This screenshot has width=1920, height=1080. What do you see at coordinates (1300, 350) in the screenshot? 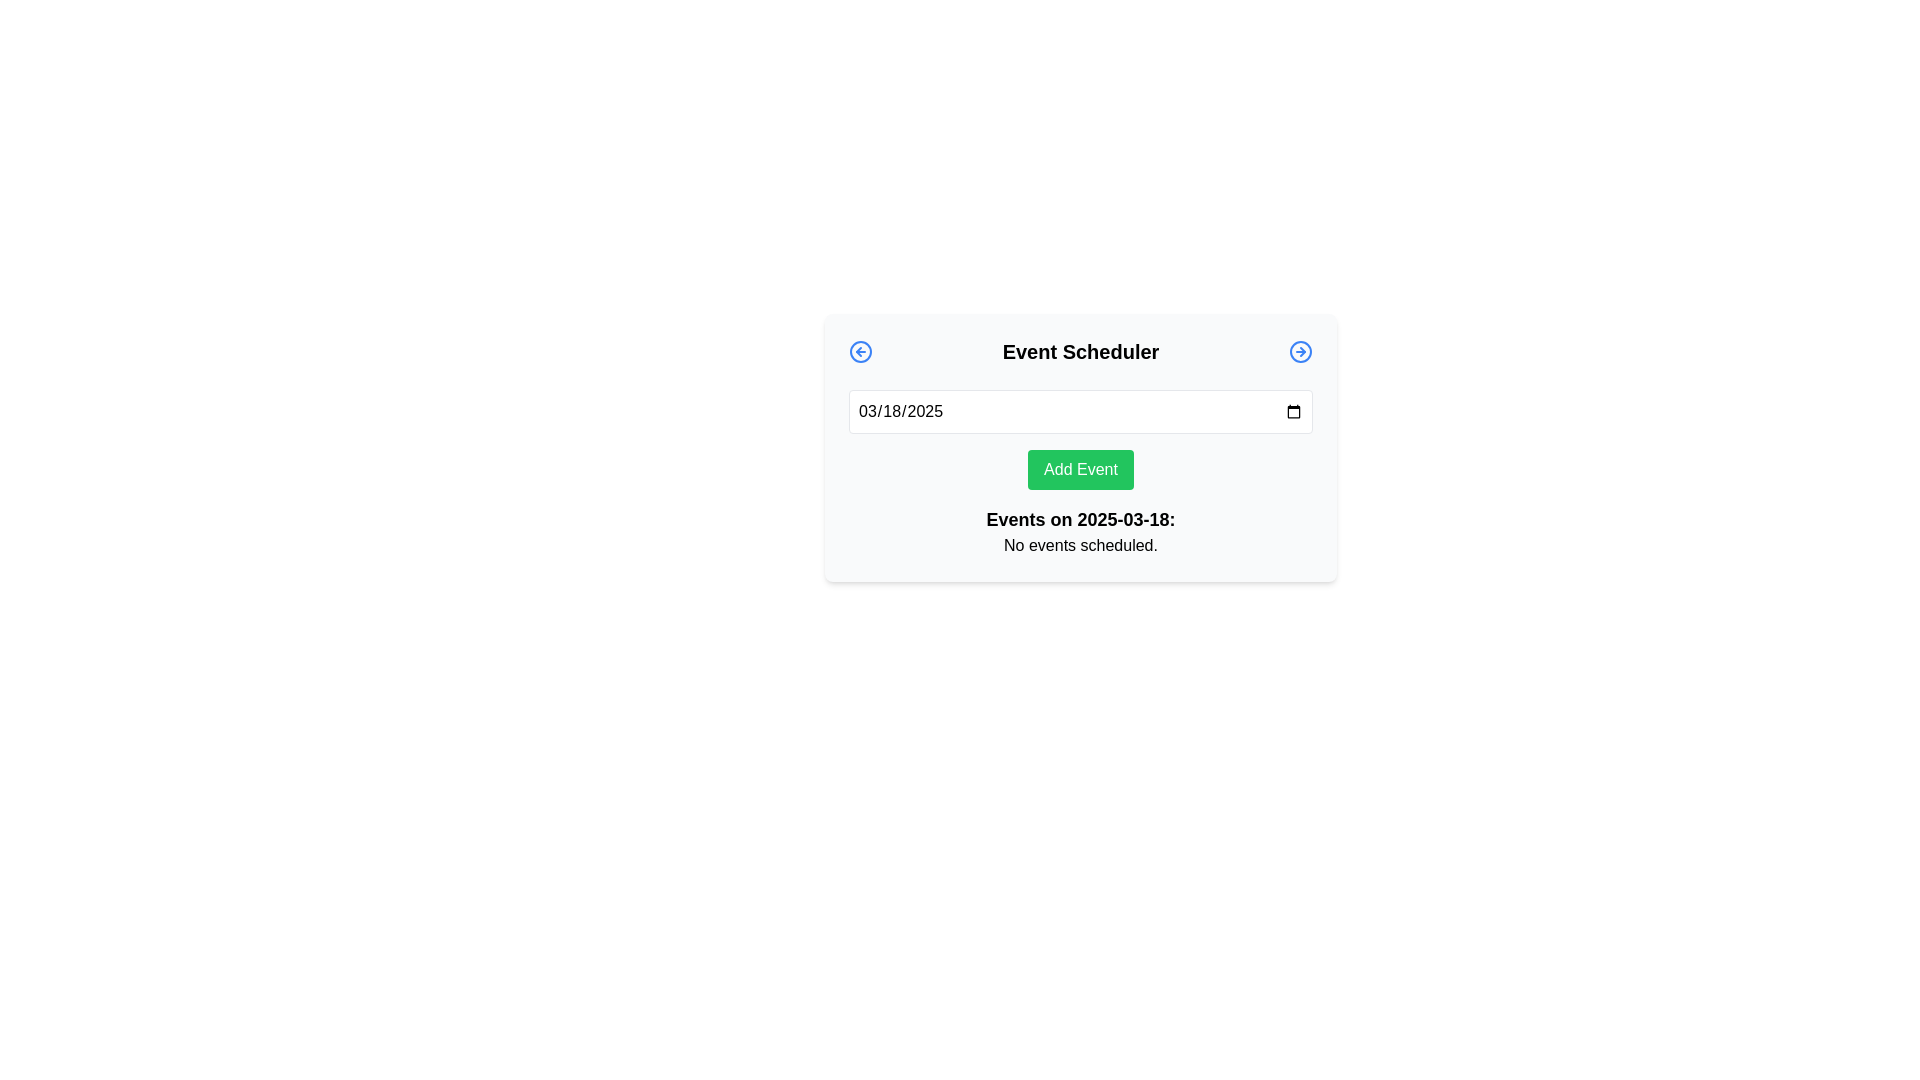
I see `the decorative circle icon in the upper-right corner of the content box, which has a blue outline and white-filled interior` at bounding box center [1300, 350].